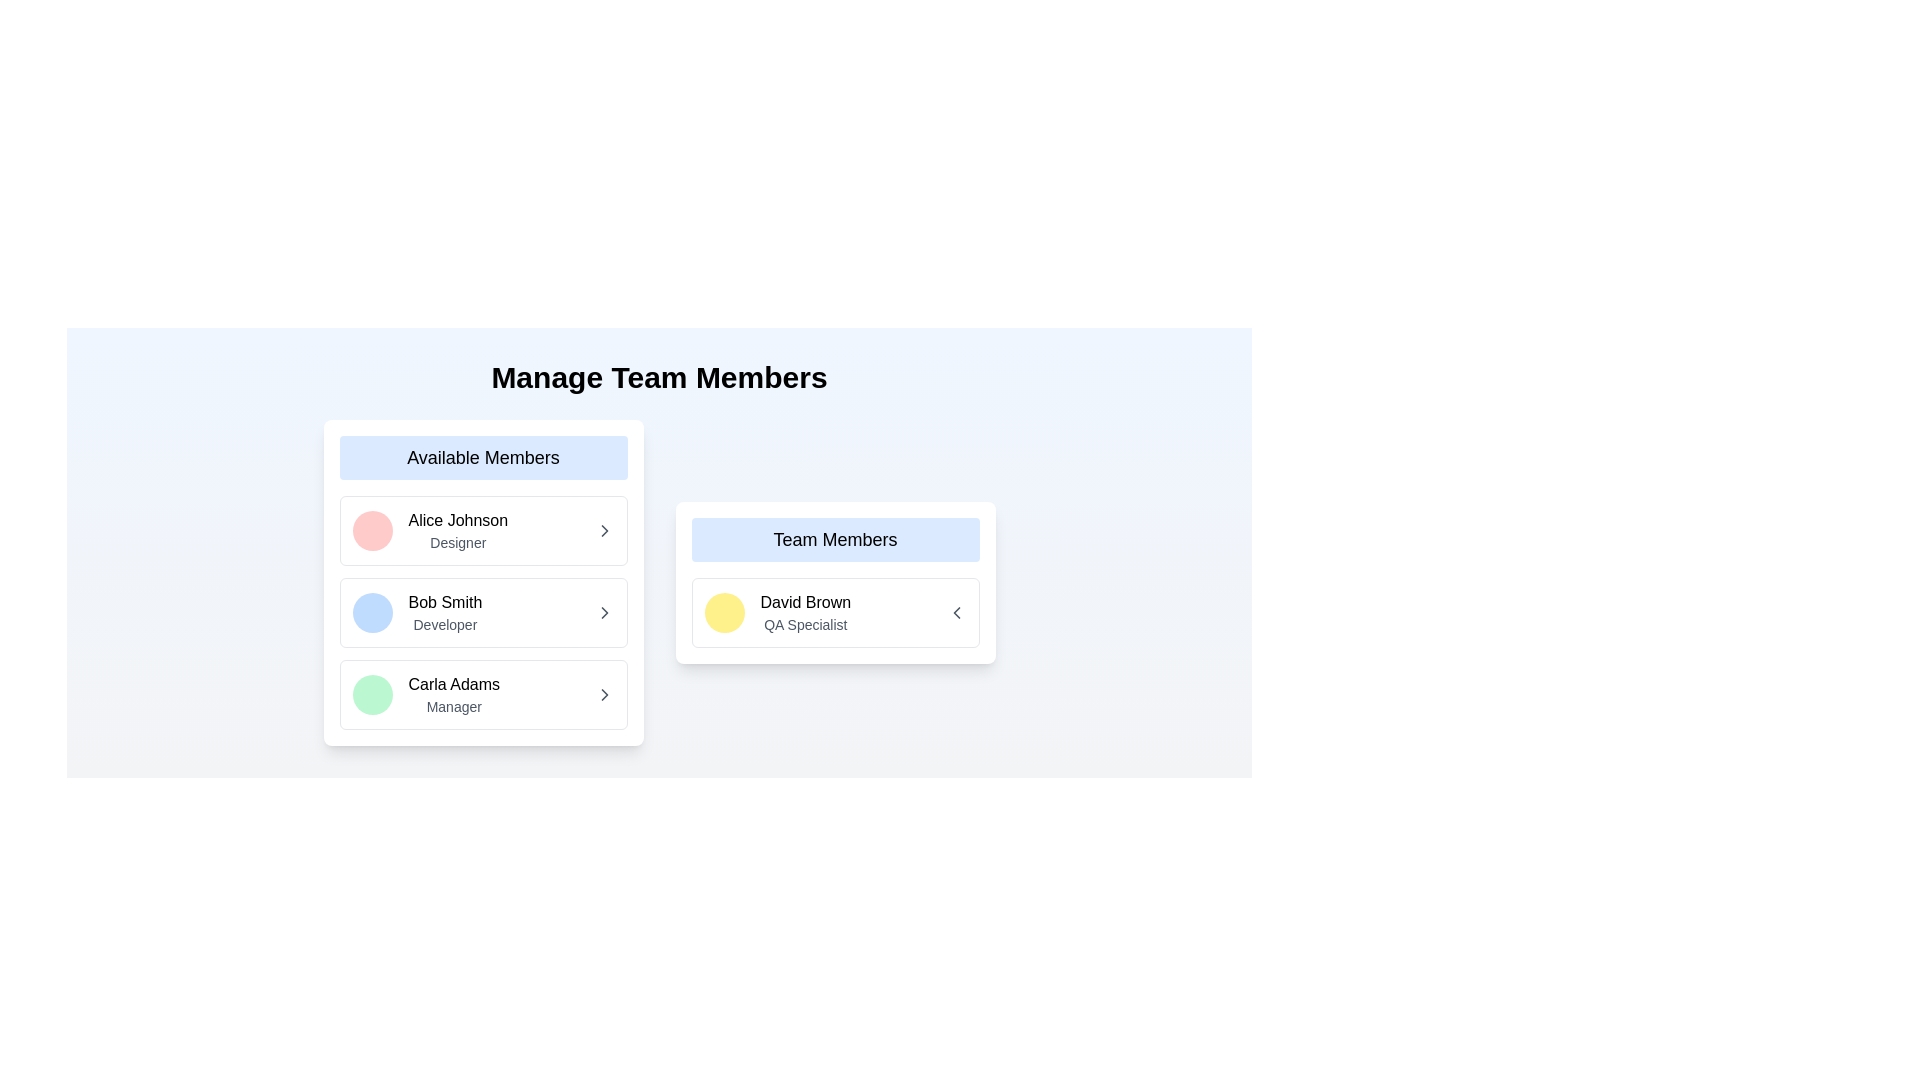 This screenshot has height=1080, width=1920. Describe the element at coordinates (955, 612) in the screenshot. I see `the small left-pointing arrow icon, which is styled with thin and smooth strokes and is located near the middle-right side of the interface` at that location.